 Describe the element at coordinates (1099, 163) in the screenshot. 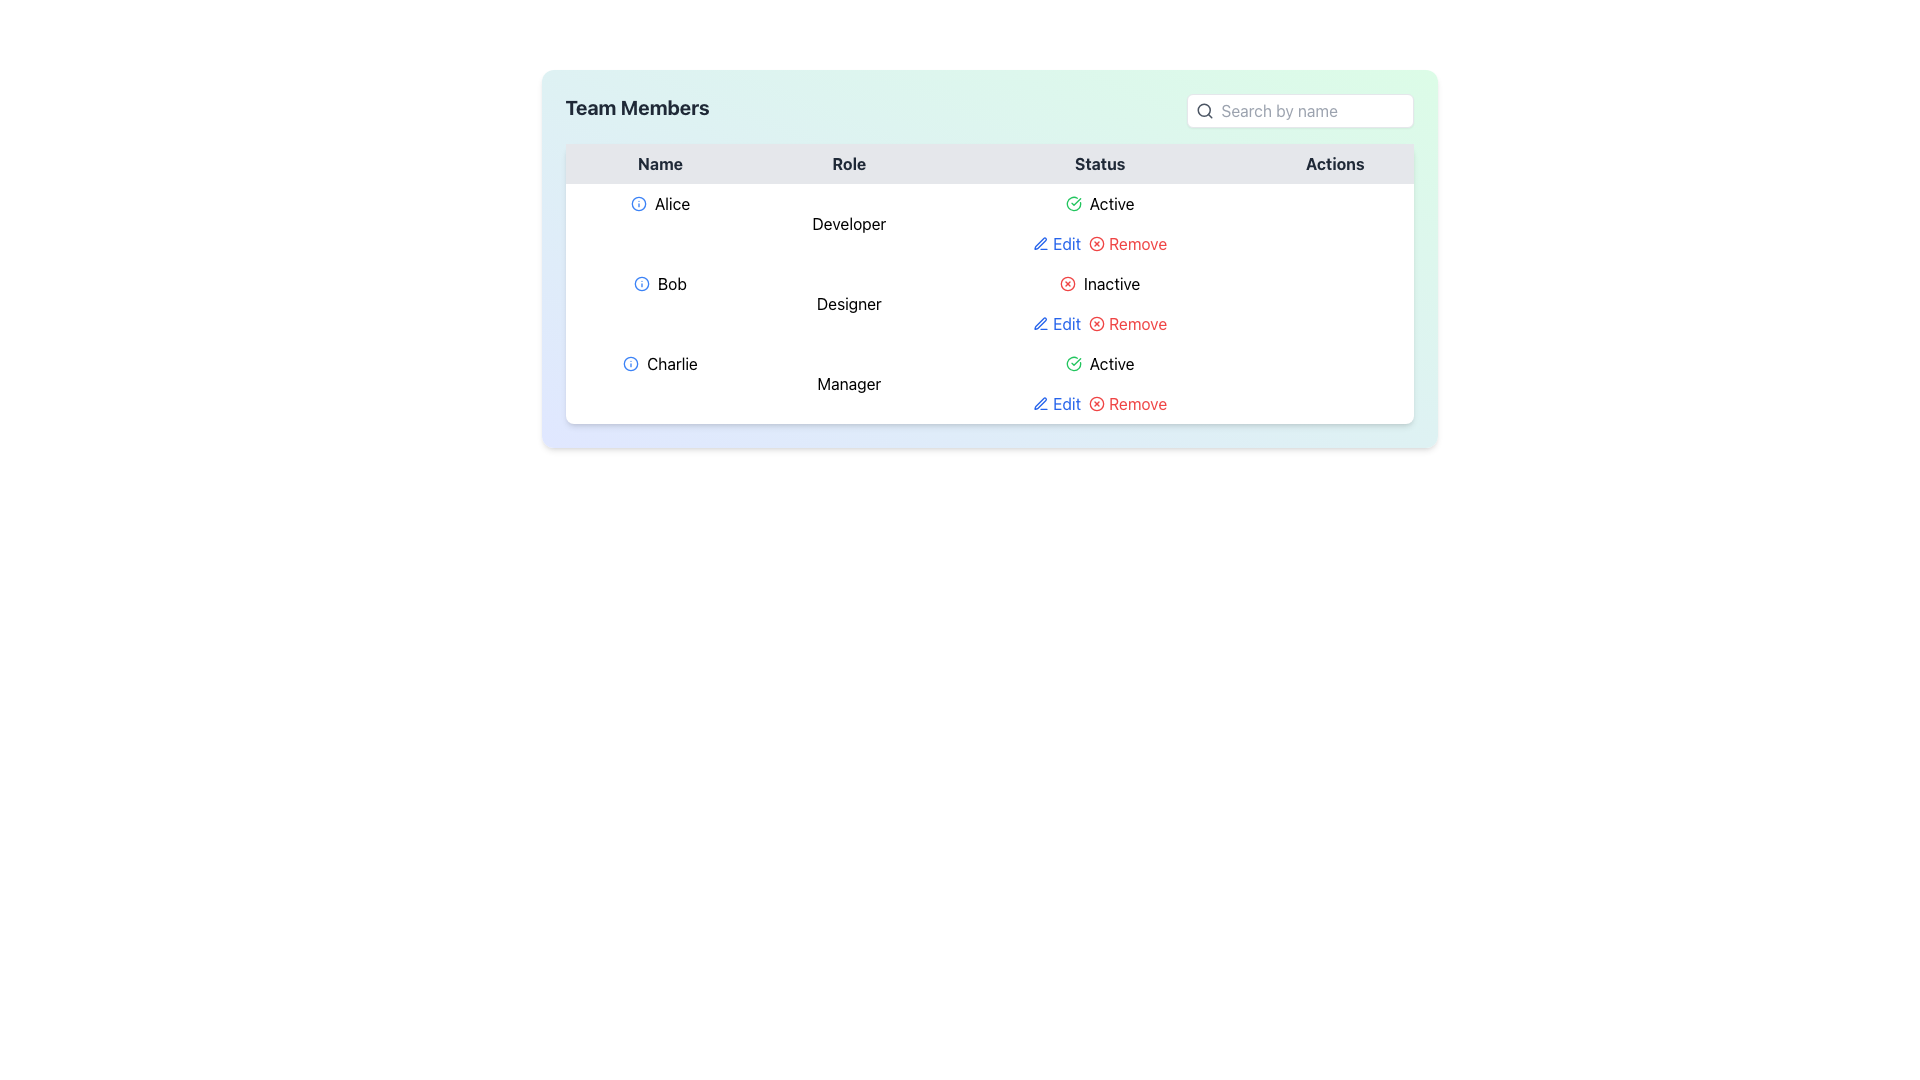

I see `the 'Status' text label, which is styled in bold, dark gray font and centered in a light gray background, located as the third item in the header row of the table layout` at that location.